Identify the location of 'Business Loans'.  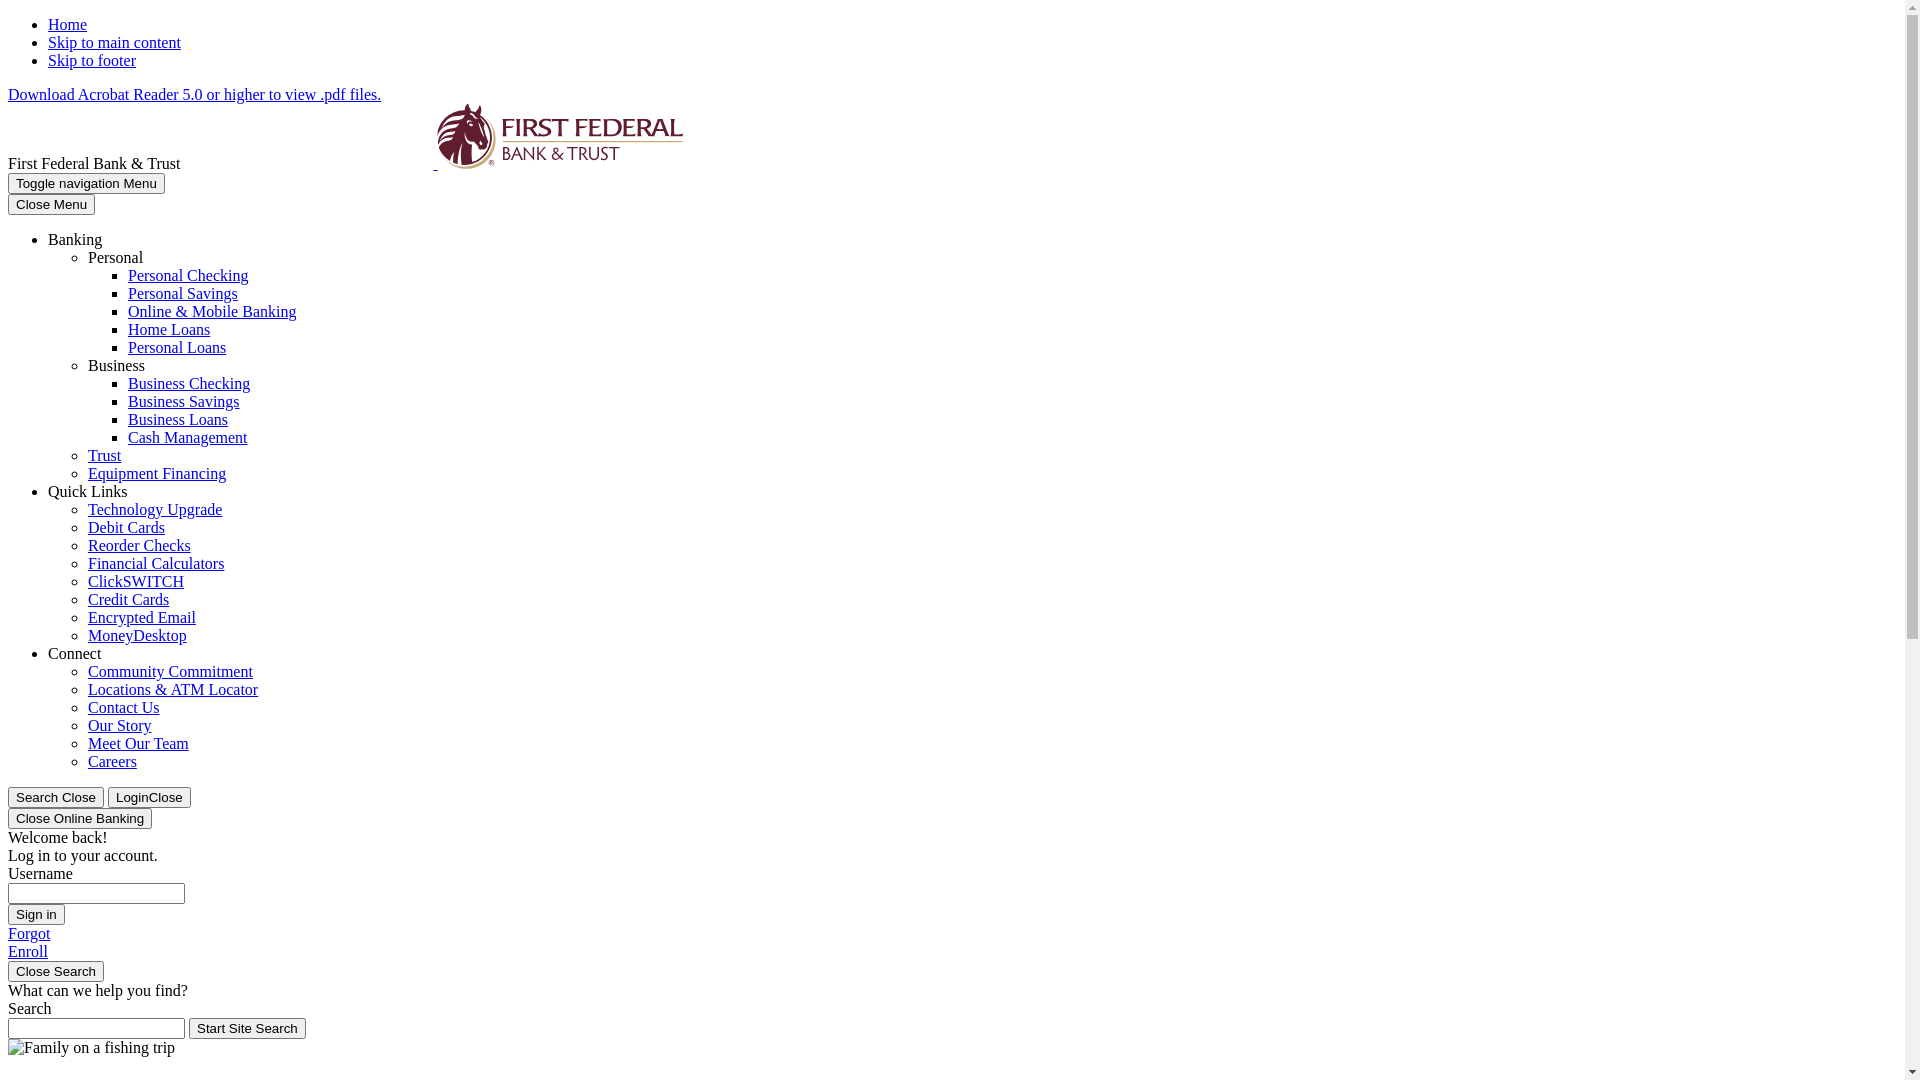
(177, 418).